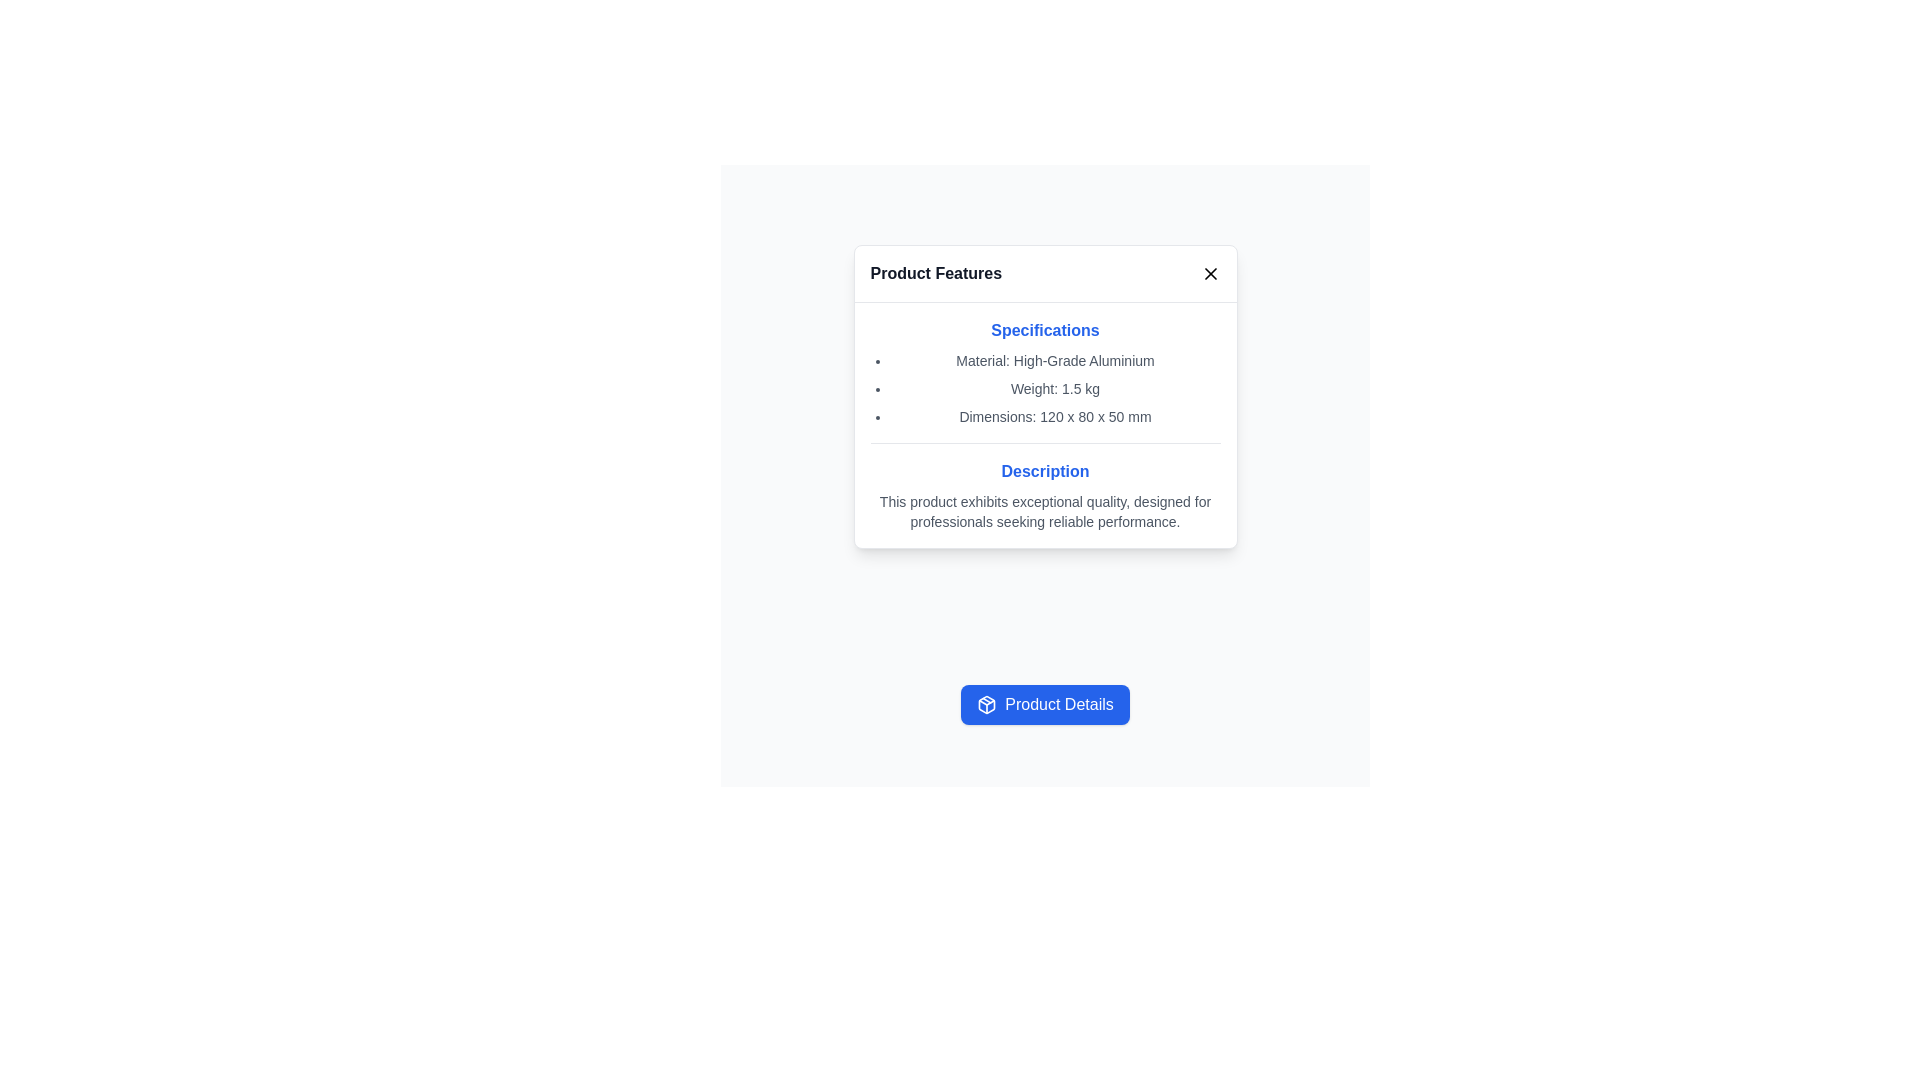 This screenshot has height=1080, width=1920. Describe the element at coordinates (1209, 273) in the screenshot. I see `the close icon represented by a diagonal cross in the top-right corner of the 'Product Features' card` at that location.